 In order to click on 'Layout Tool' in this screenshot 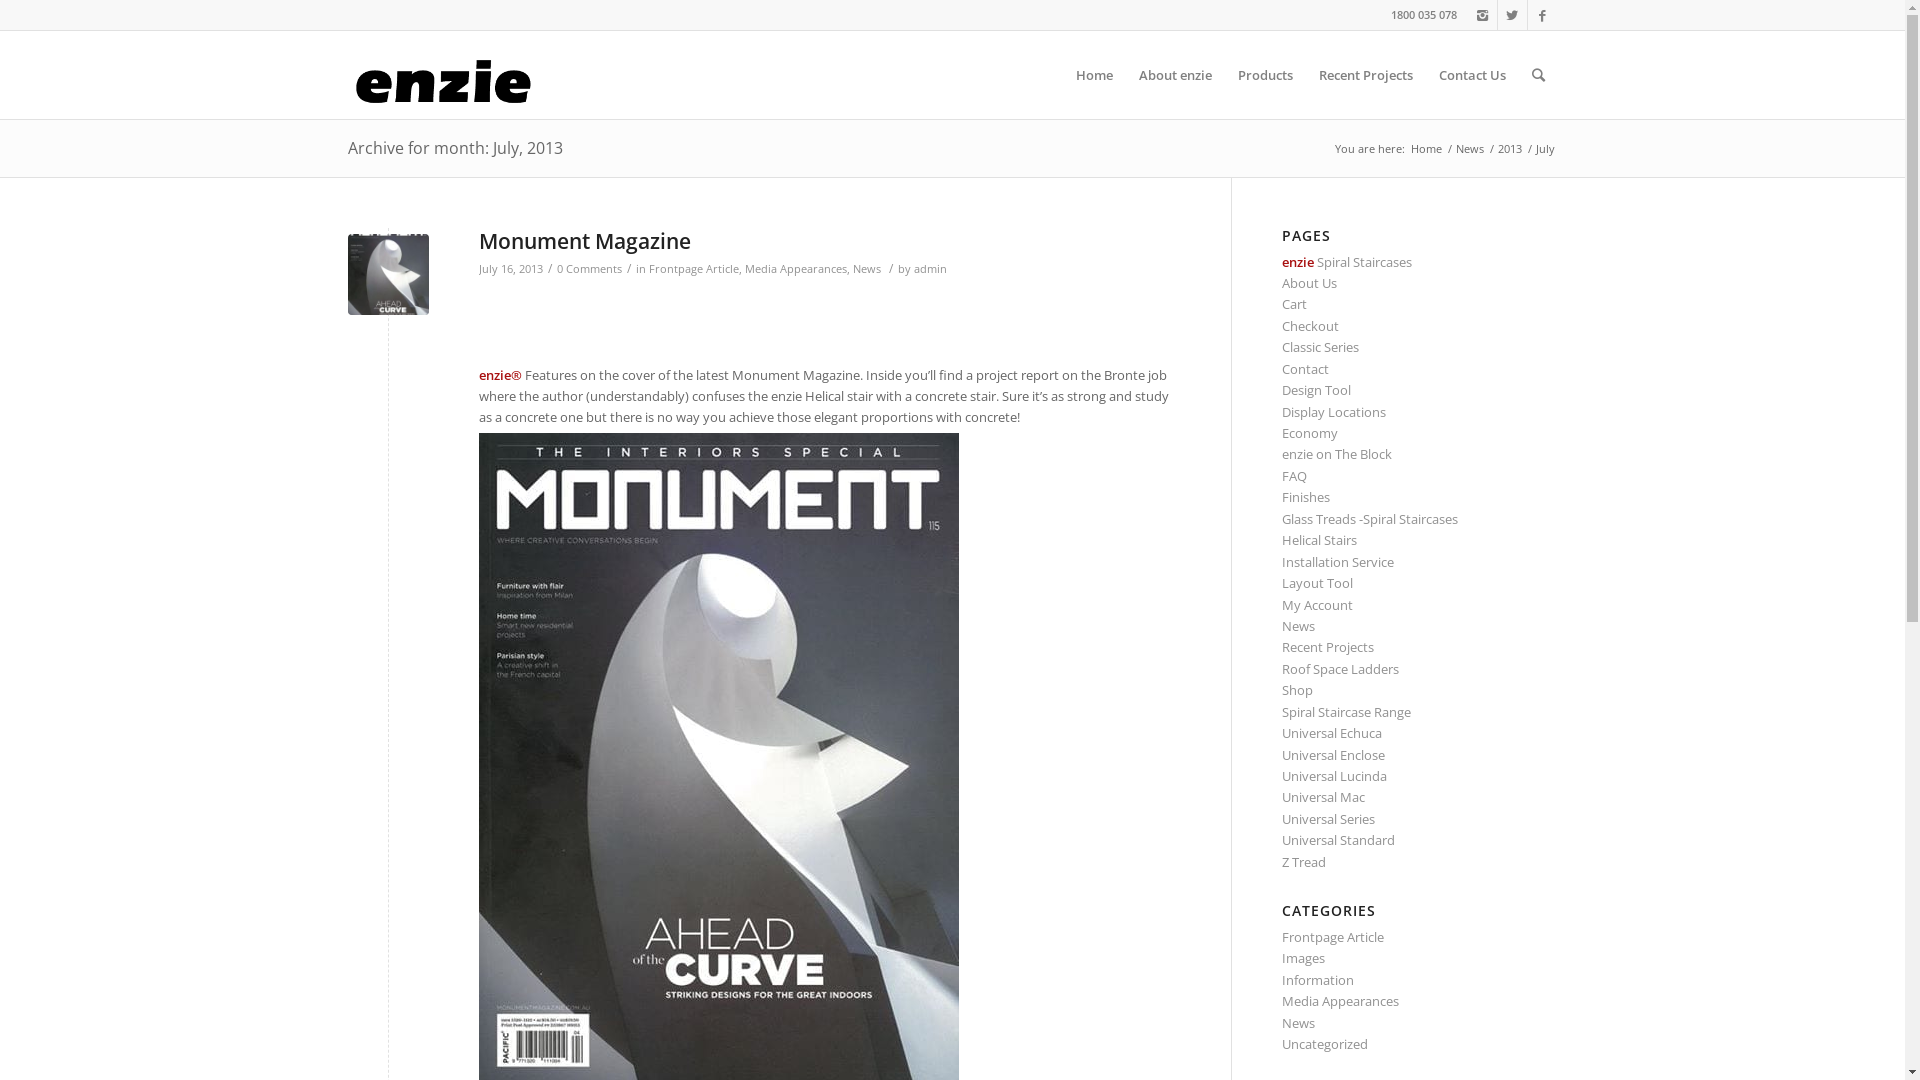, I will do `click(1317, 582)`.